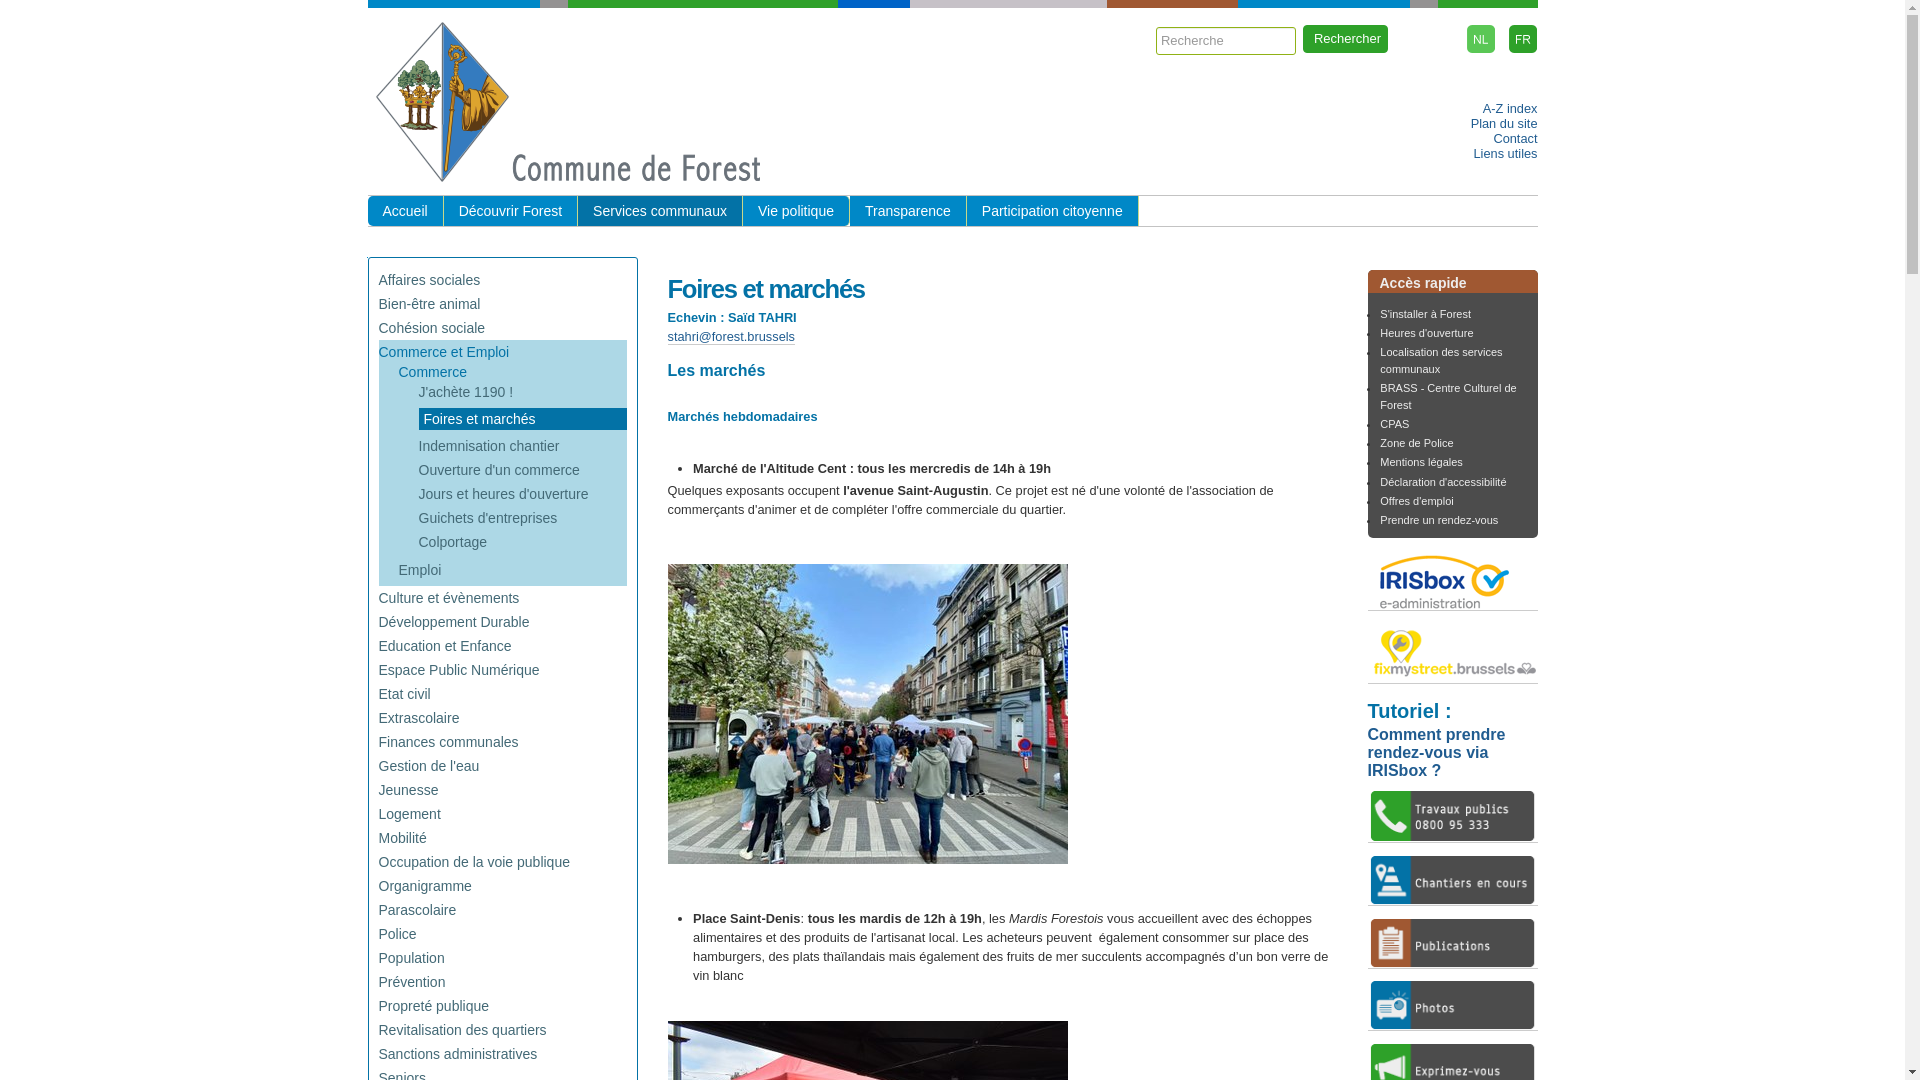  What do you see at coordinates (1505, 152) in the screenshot?
I see `'Liens utiles'` at bounding box center [1505, 152].